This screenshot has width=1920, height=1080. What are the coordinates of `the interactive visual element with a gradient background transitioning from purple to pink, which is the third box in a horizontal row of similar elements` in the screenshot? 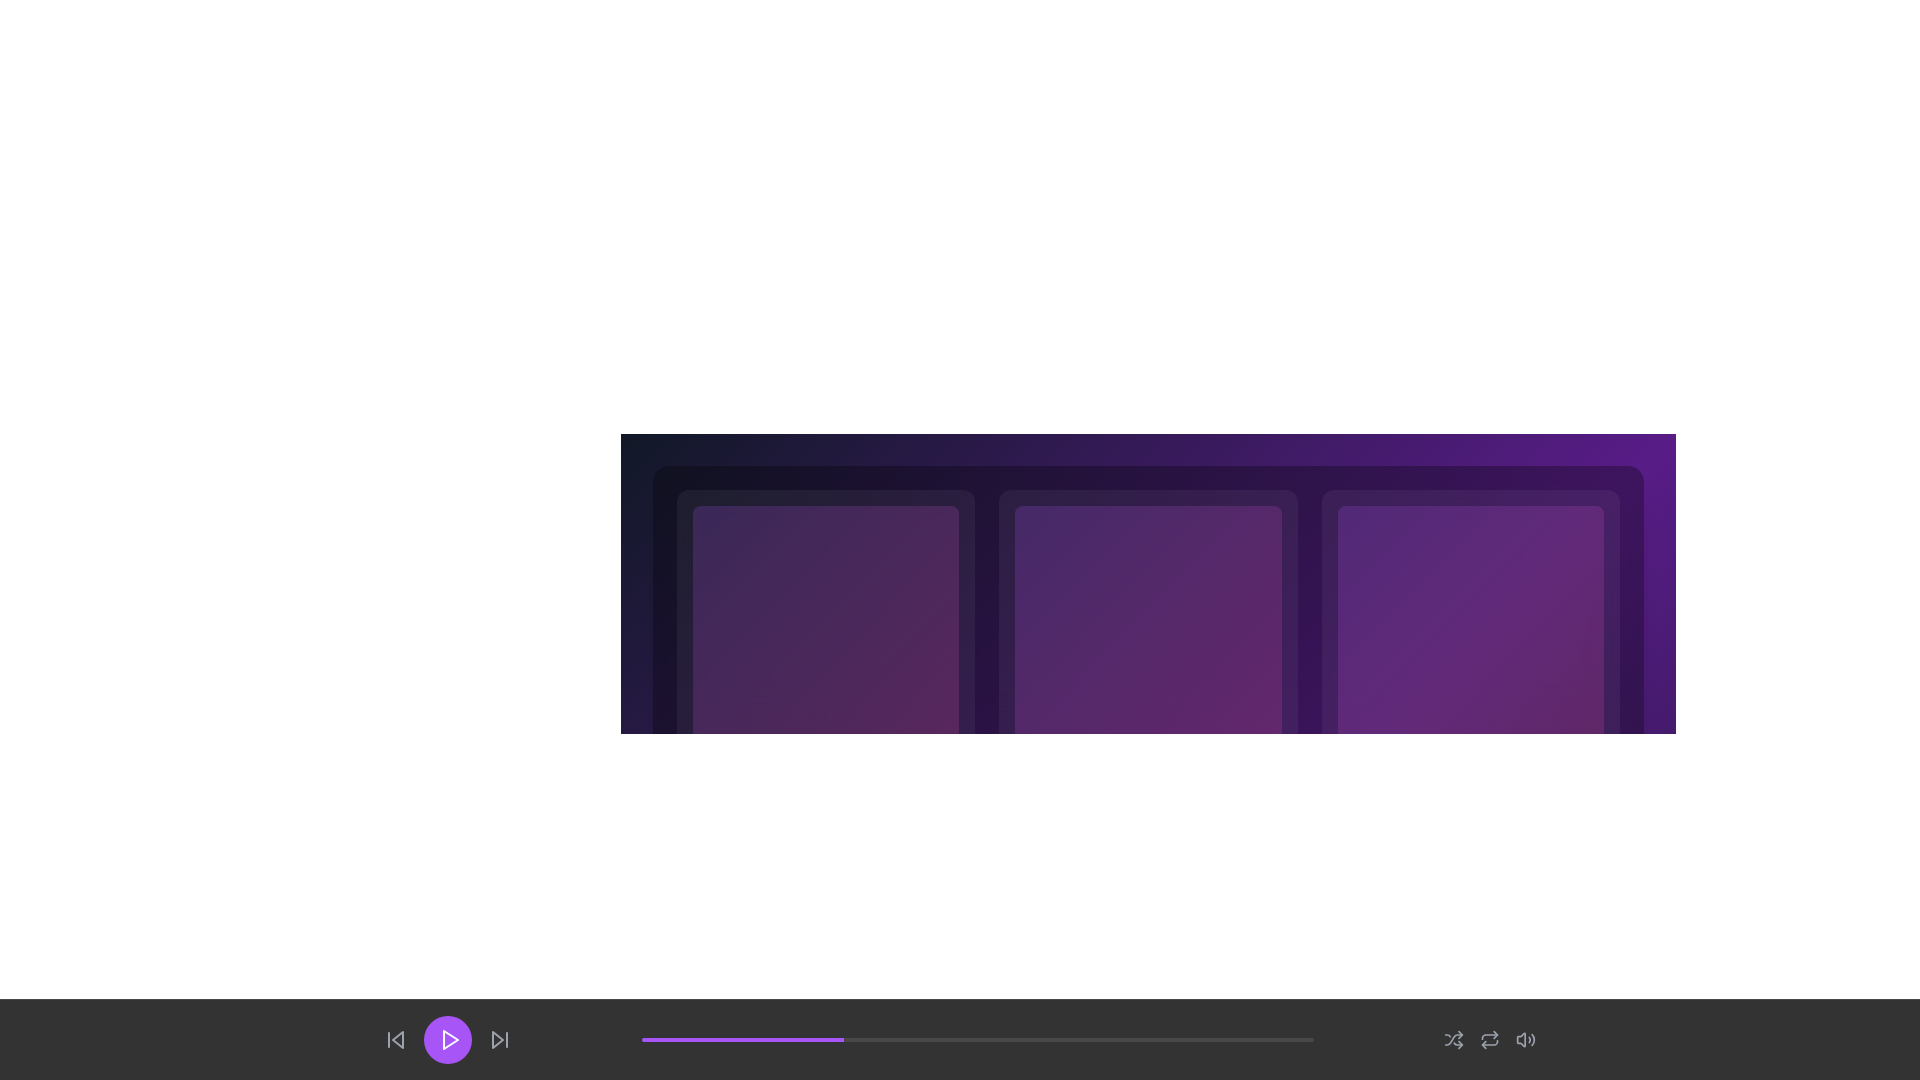 It's located at (1470, 639).